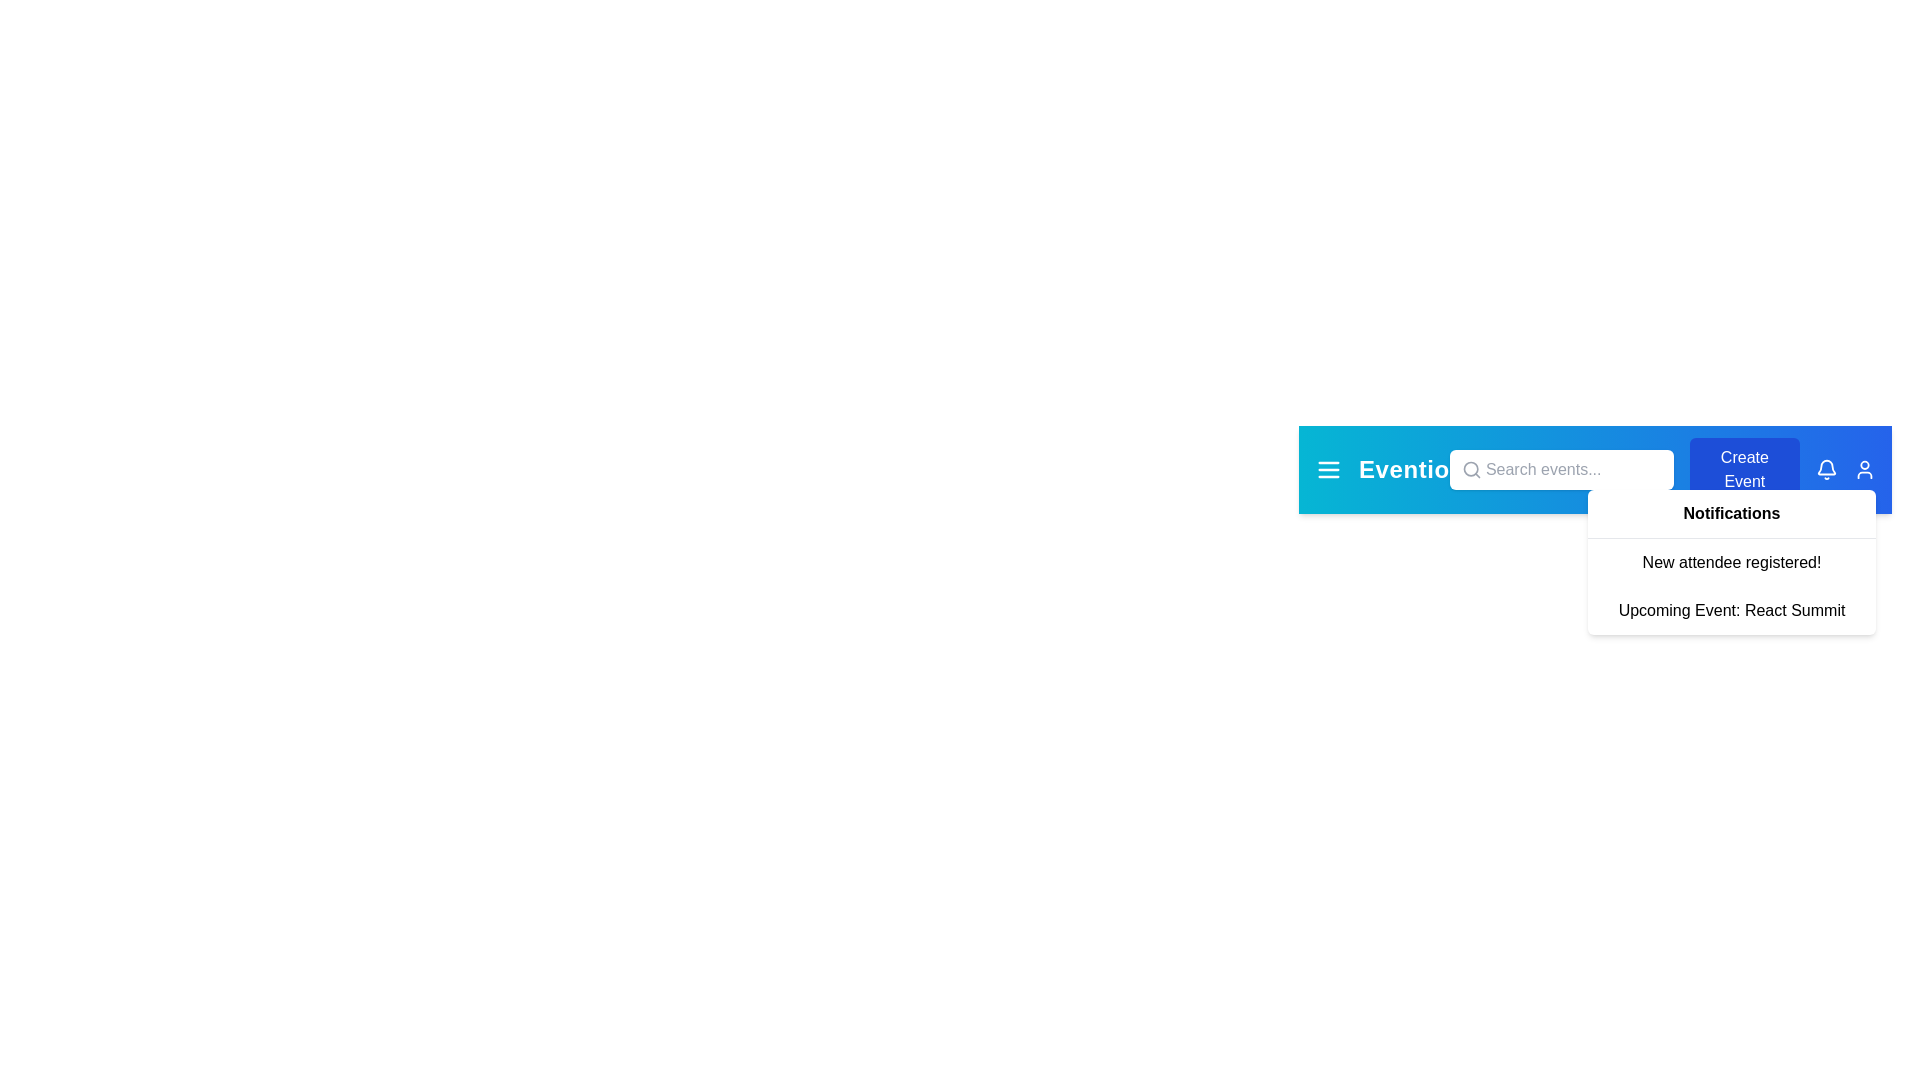 This screenshot has height=1080, width=1920. I want to click on the 'Create Event' button to initiate the process of creating a new event, so click(1743, 470).